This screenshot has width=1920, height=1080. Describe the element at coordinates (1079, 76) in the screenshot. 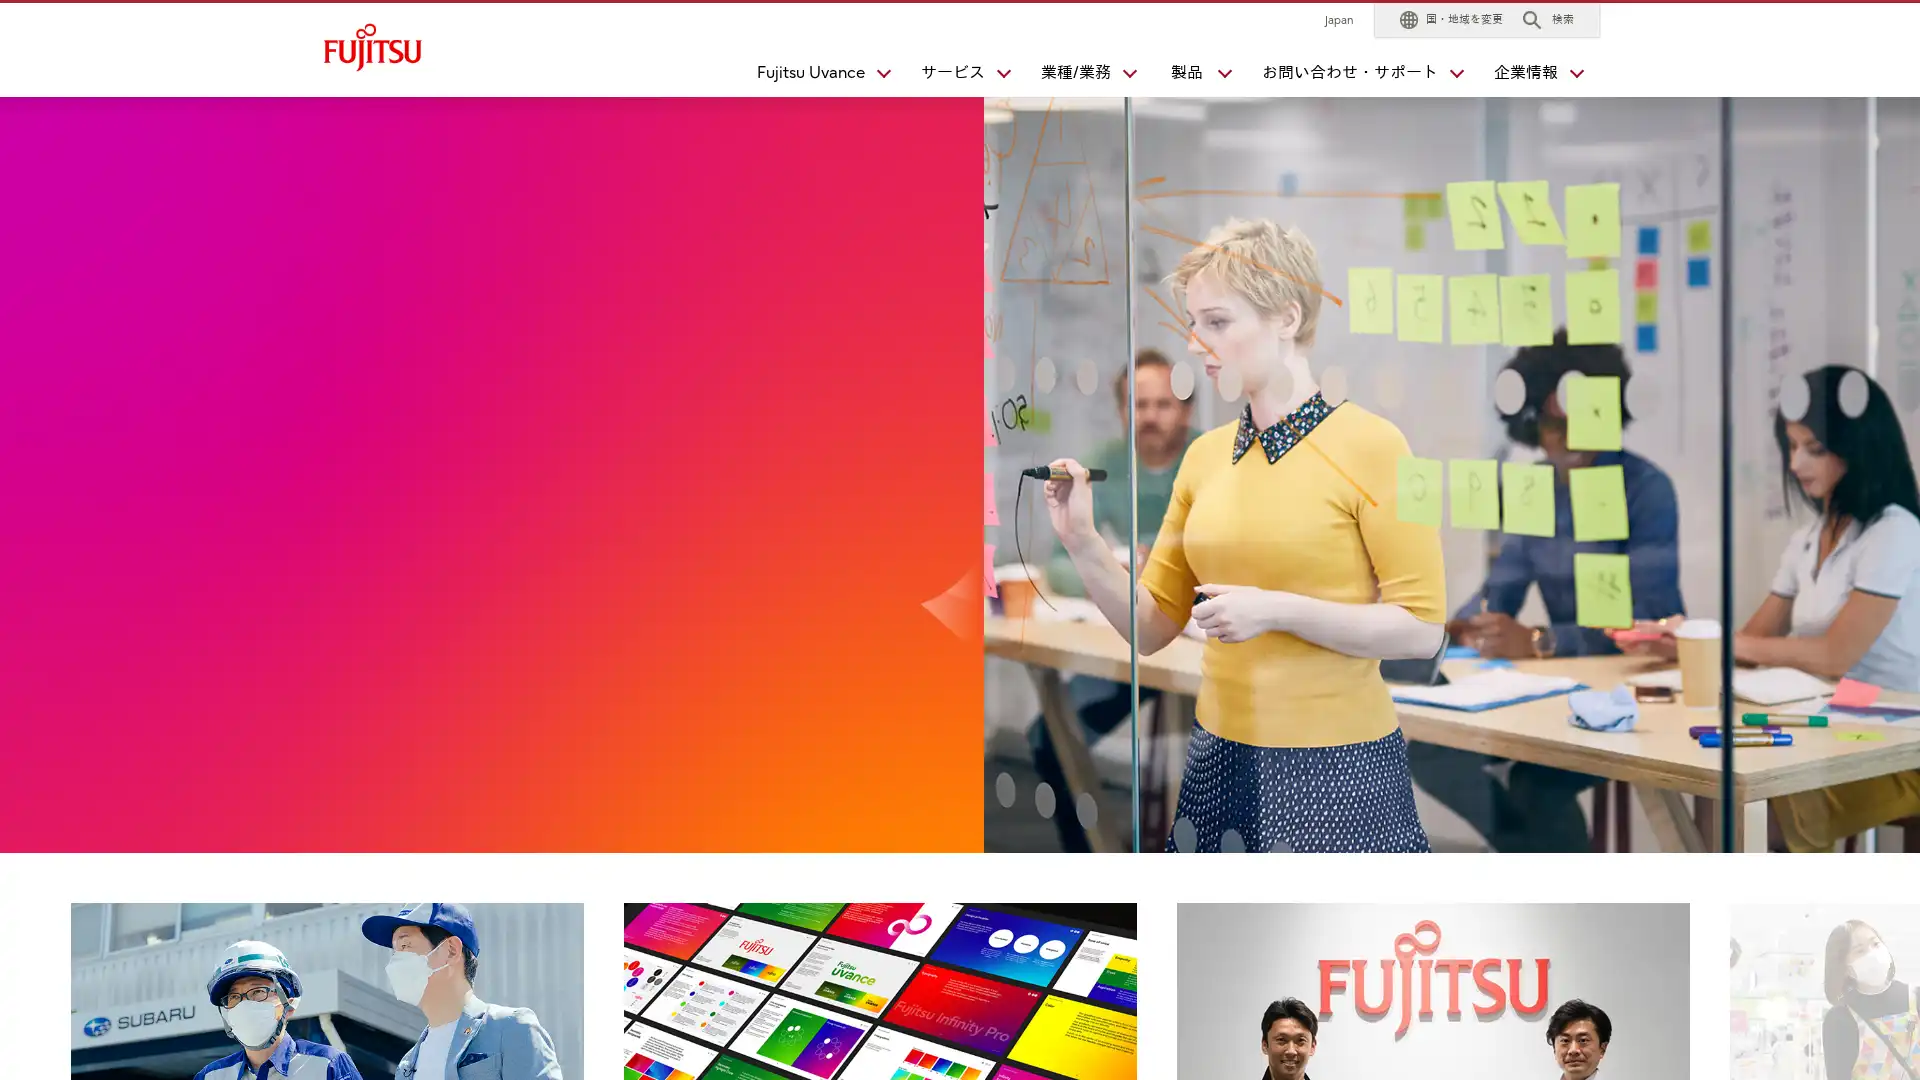

I see `/` at that location.